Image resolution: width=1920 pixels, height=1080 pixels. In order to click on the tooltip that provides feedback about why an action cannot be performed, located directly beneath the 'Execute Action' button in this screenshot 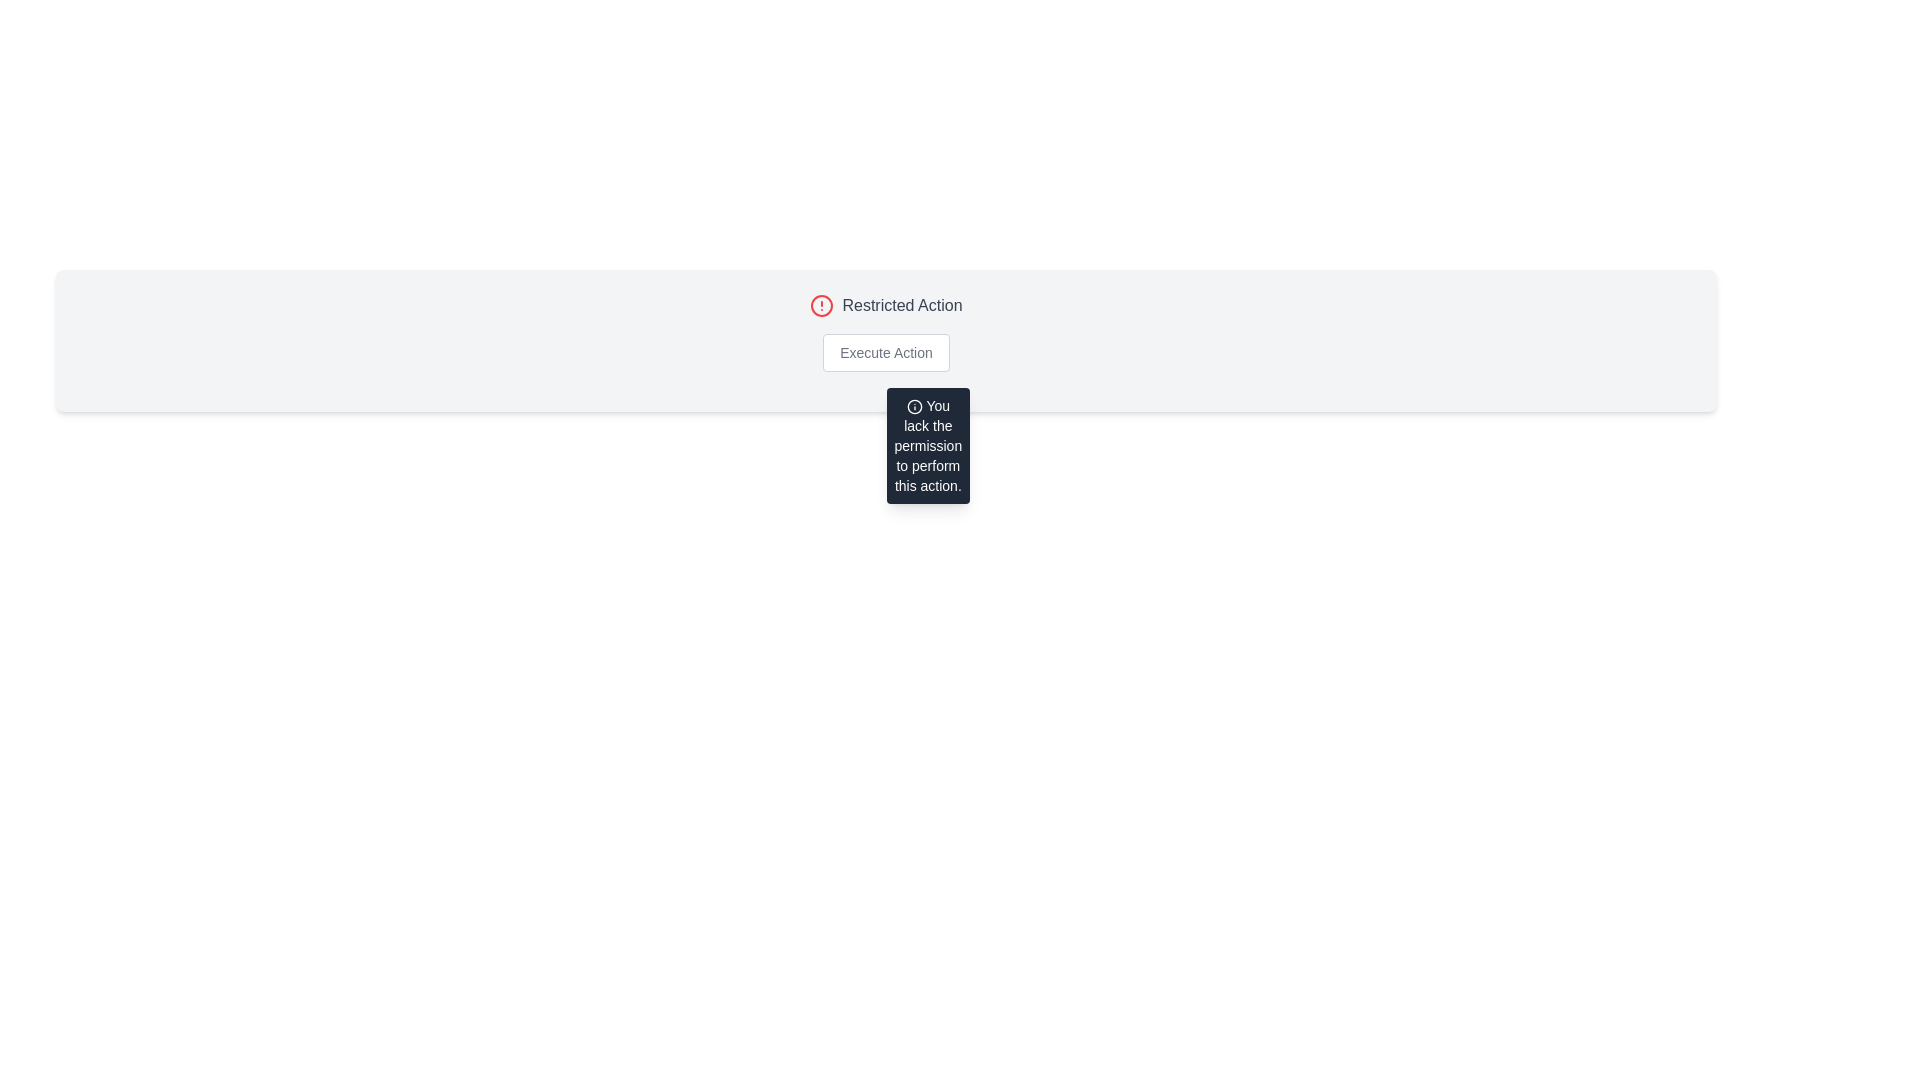, I will do `click(927, 445)`.